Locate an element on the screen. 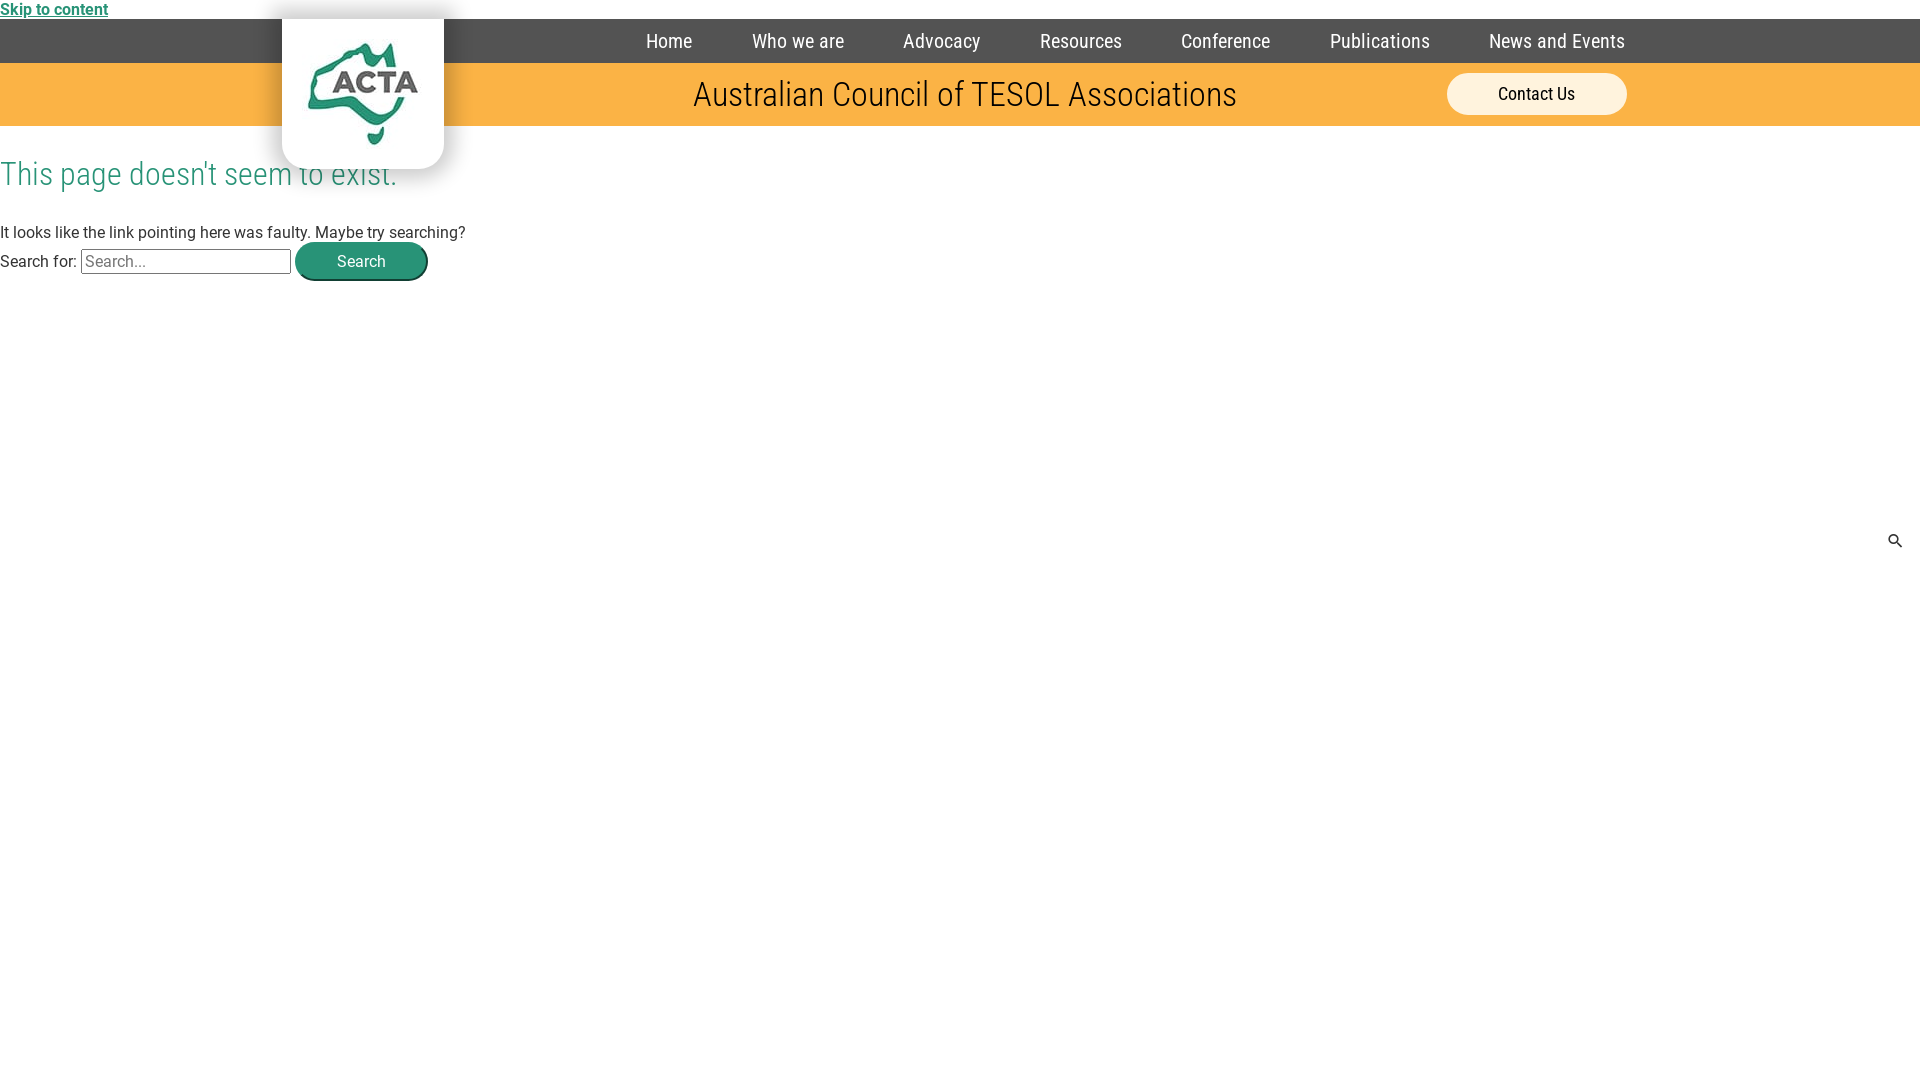 This screenshot has width=1920, height=1080. 'Home' is located at coordinates (668, 41).